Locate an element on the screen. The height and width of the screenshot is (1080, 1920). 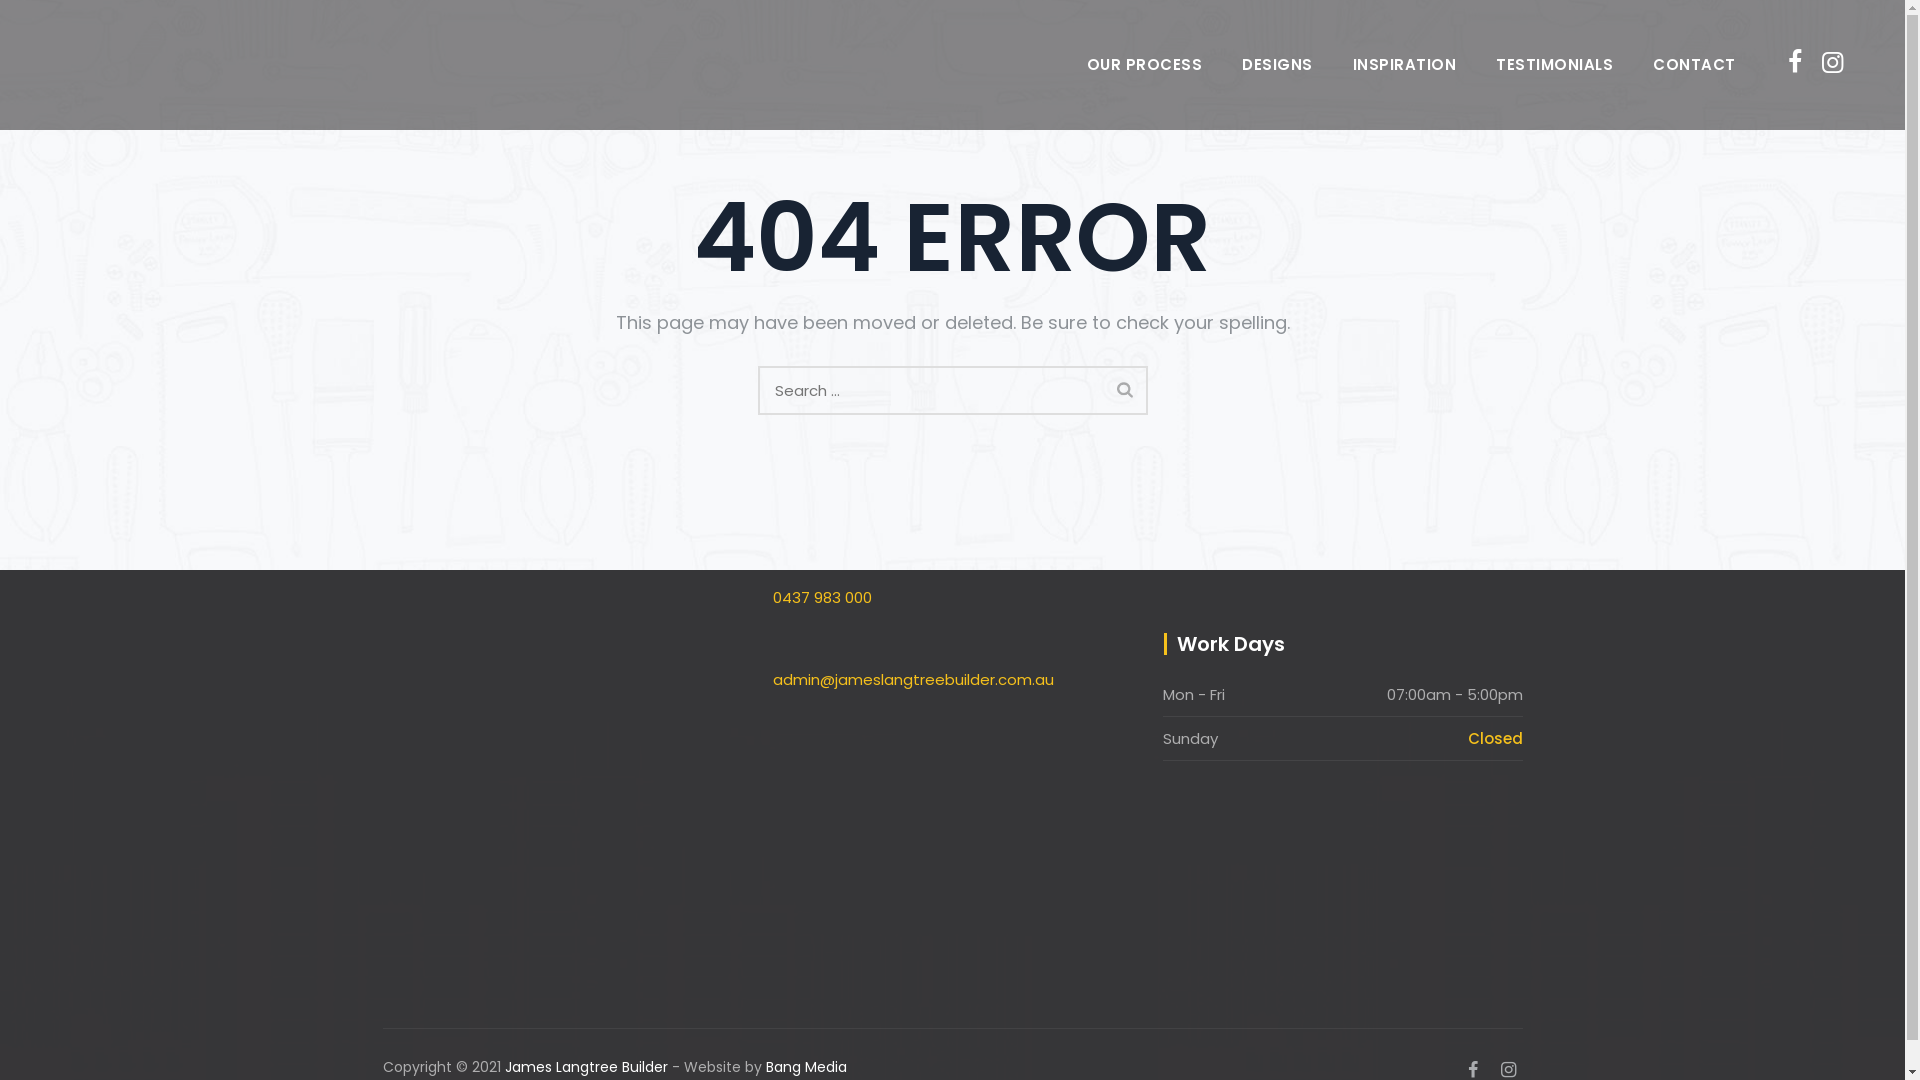
'DESIGNS' is located at coordinates (1276, 64).